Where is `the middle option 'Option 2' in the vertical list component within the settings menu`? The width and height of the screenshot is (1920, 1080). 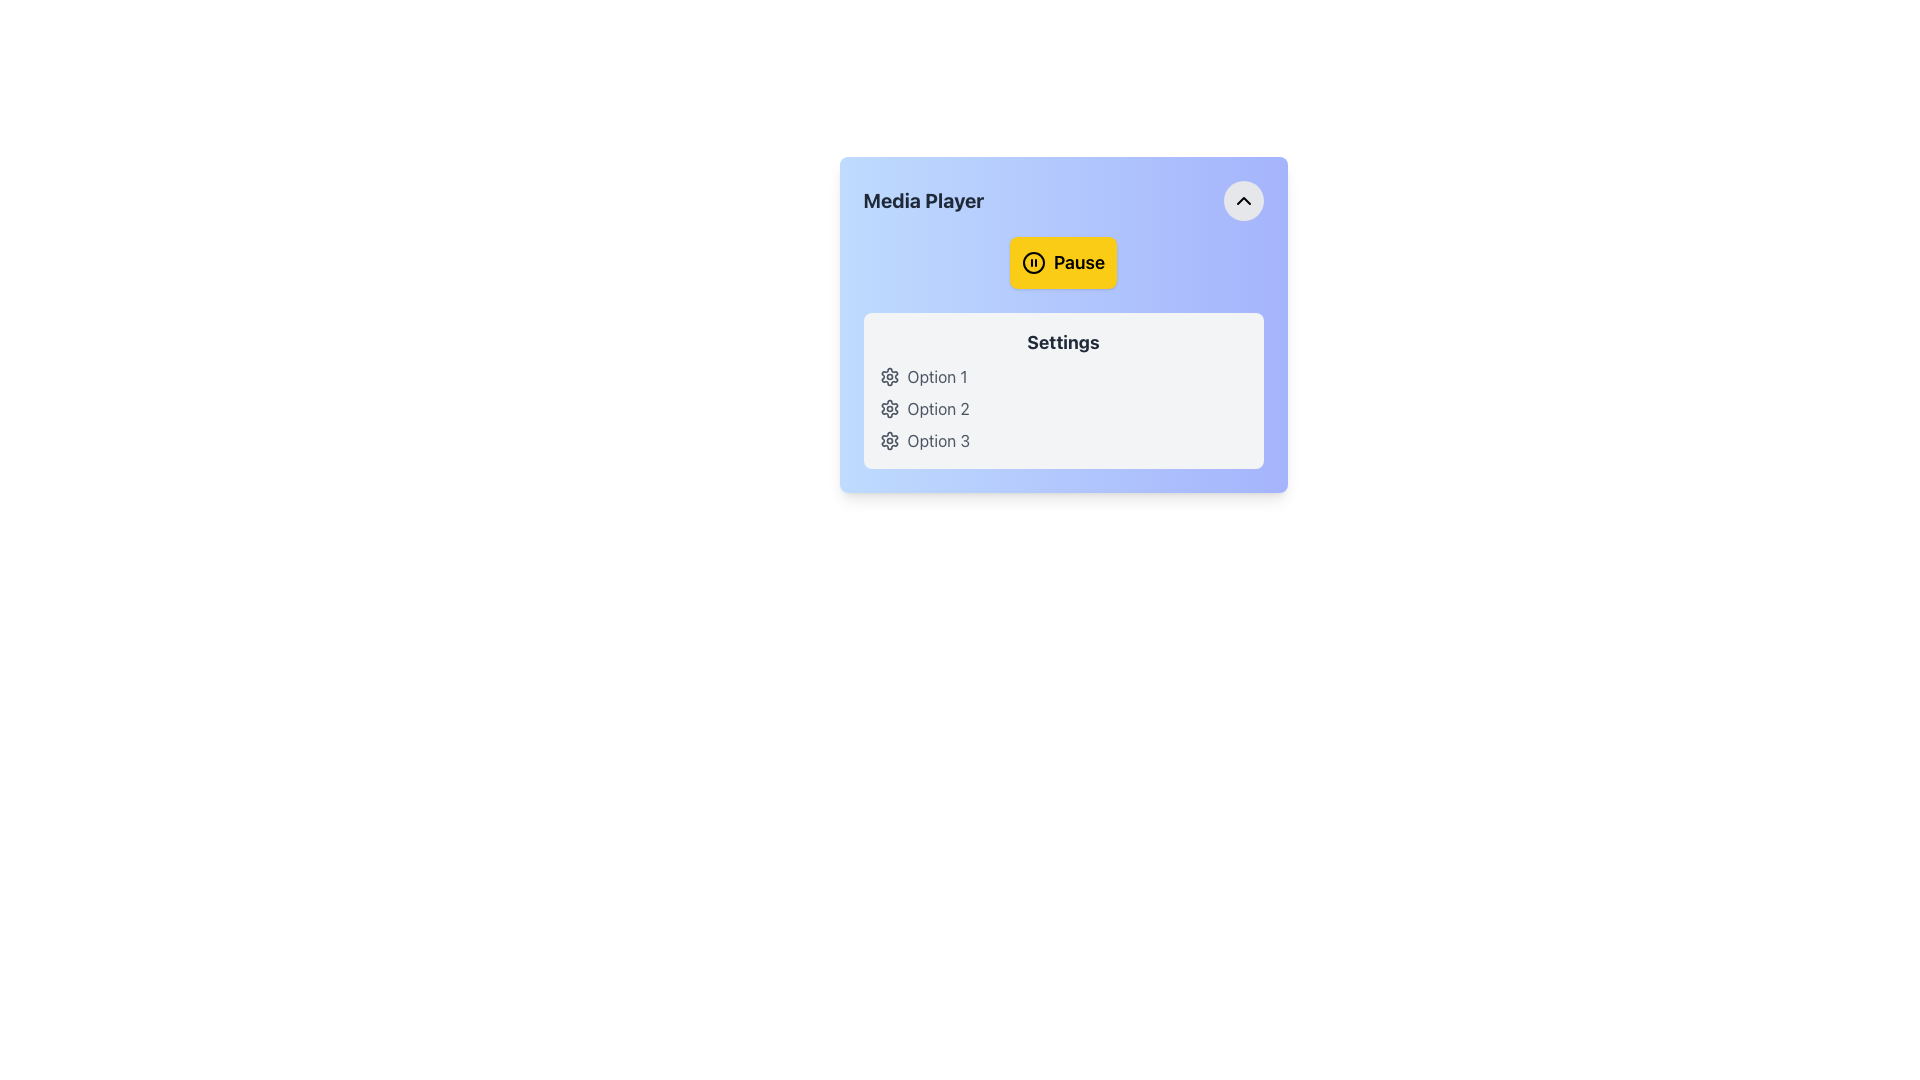
the middle option 'Option 2' in the vertical list component within the settings menu is located at coordinates (1062, 407).